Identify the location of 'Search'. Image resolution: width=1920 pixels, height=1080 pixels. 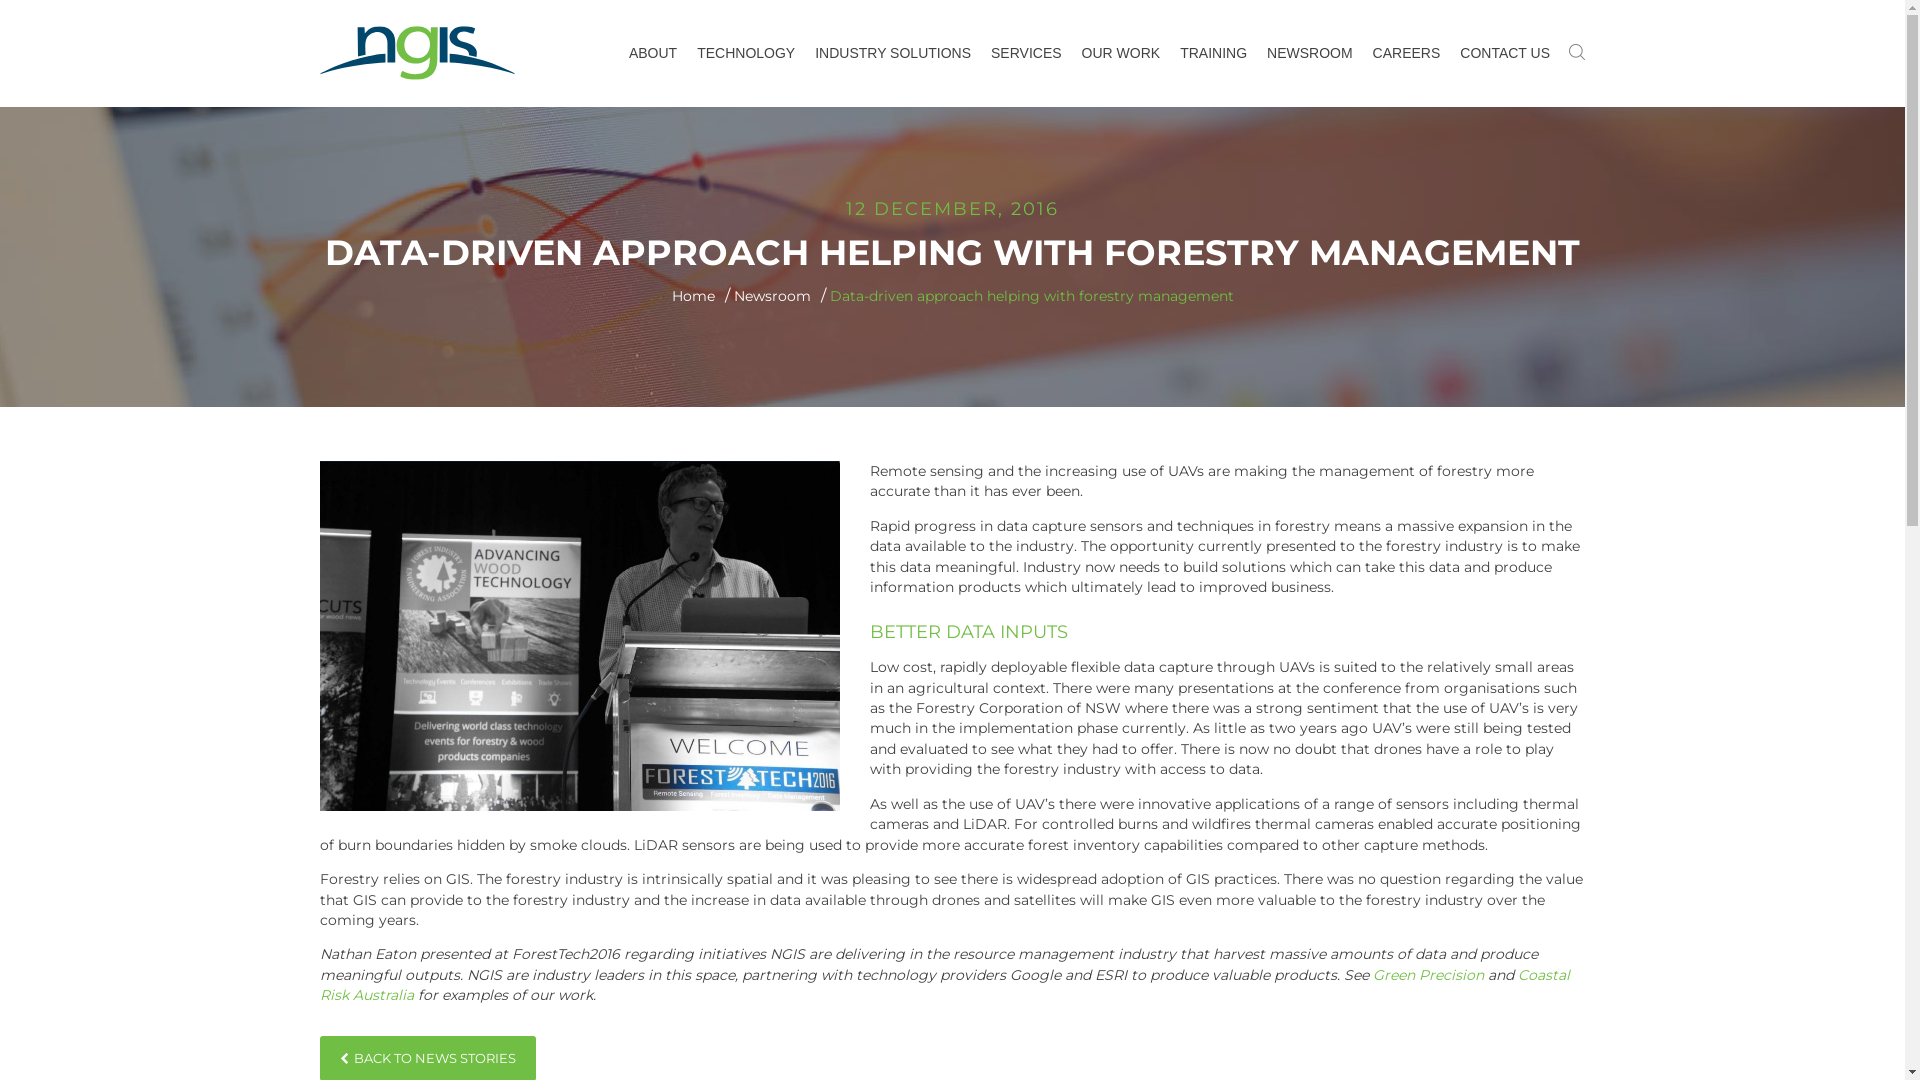
(618, 11).